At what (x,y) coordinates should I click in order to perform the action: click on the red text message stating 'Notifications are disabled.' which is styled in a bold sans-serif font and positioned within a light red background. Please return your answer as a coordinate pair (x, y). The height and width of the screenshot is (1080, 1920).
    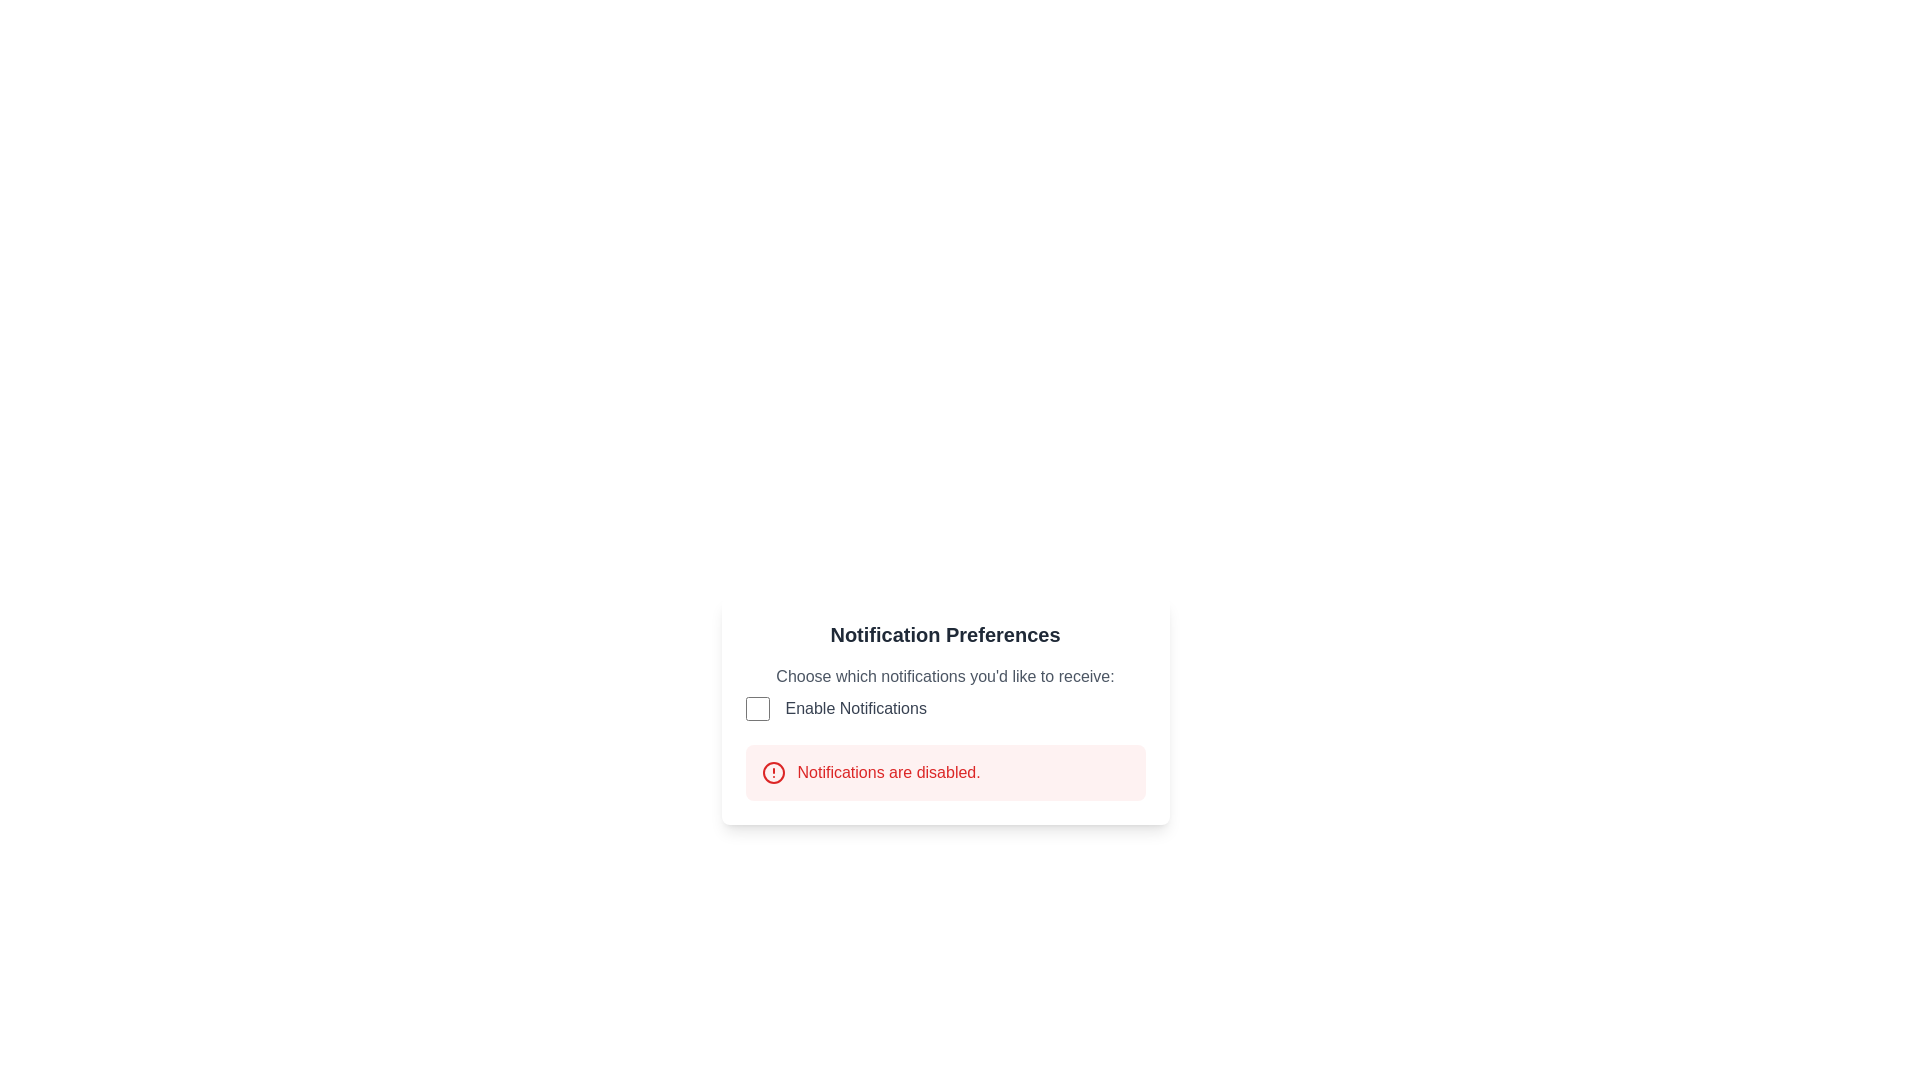
    Looking at the image, I should click on (888, 771).